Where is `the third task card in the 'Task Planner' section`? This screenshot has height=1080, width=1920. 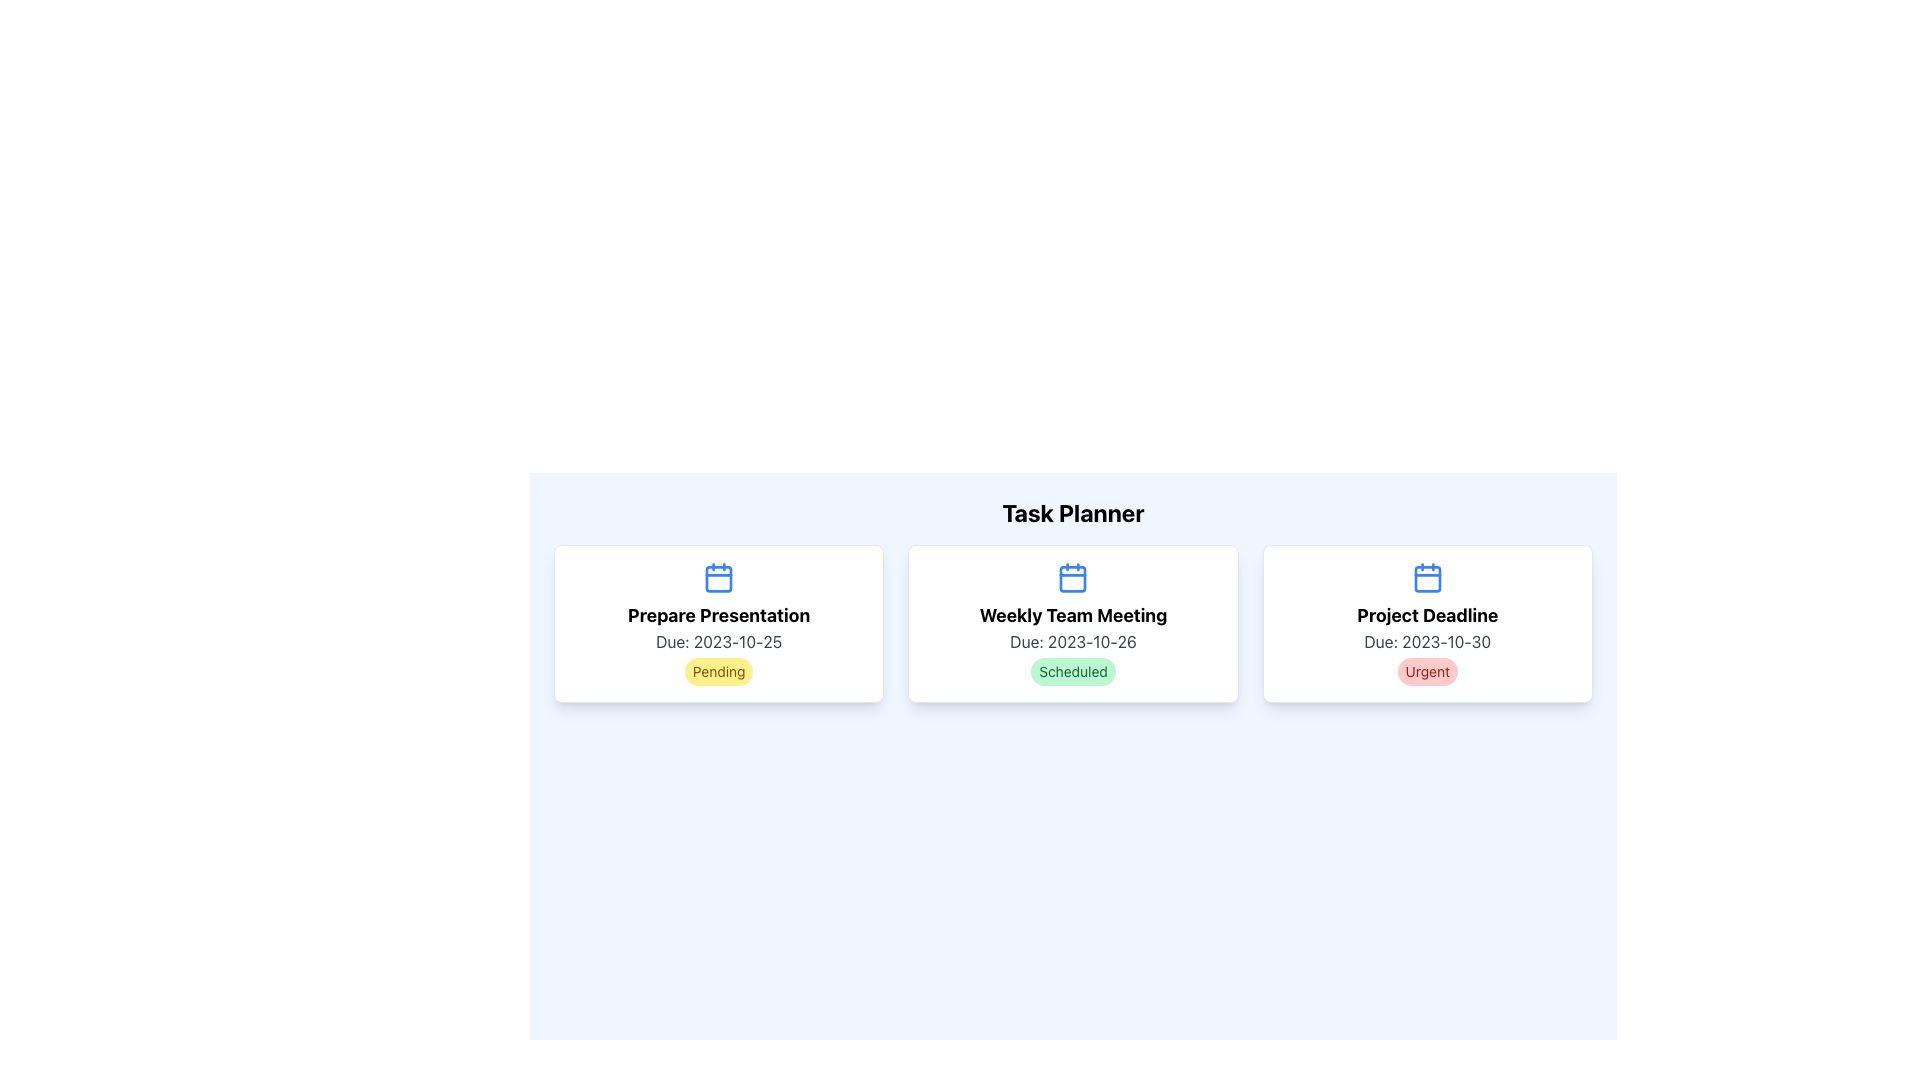 the third task card in the 'Task Planner' section is located at coordinates (1426, 623).